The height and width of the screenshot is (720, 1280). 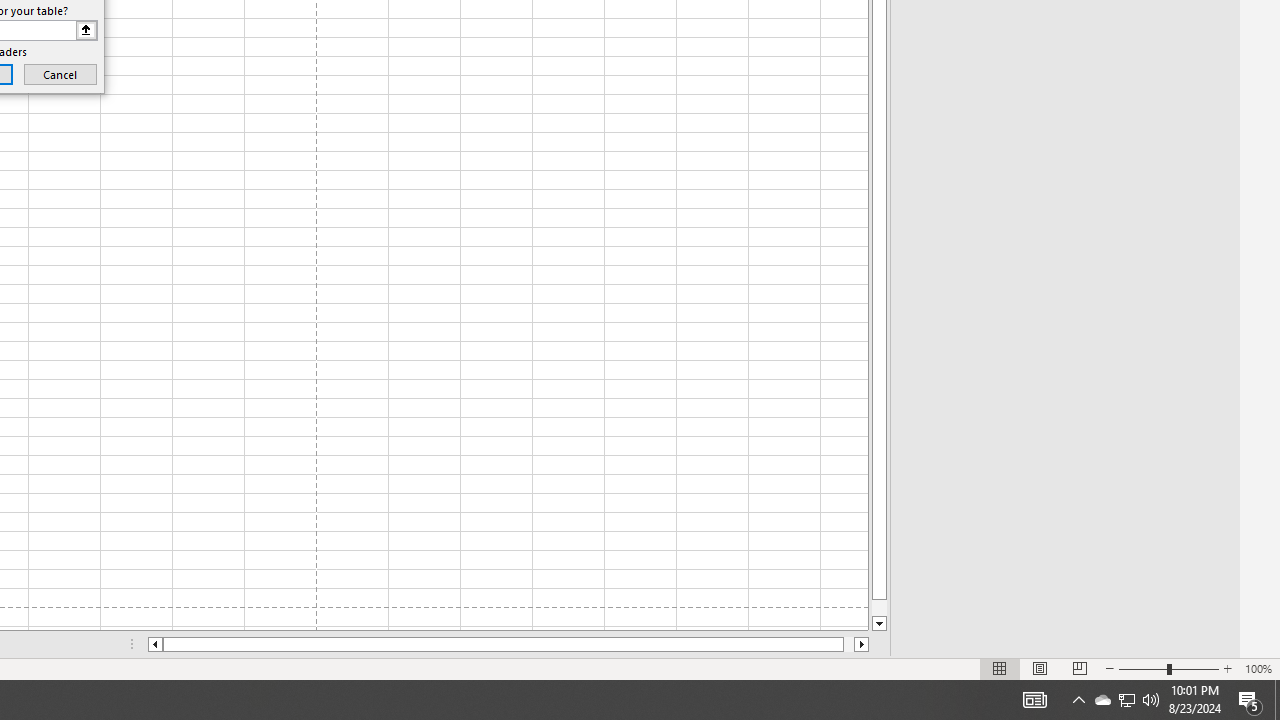 What do you see at coordinates (153, 644) in the screenshot?
I see `'Column left'` at bounding box center [153, 644].